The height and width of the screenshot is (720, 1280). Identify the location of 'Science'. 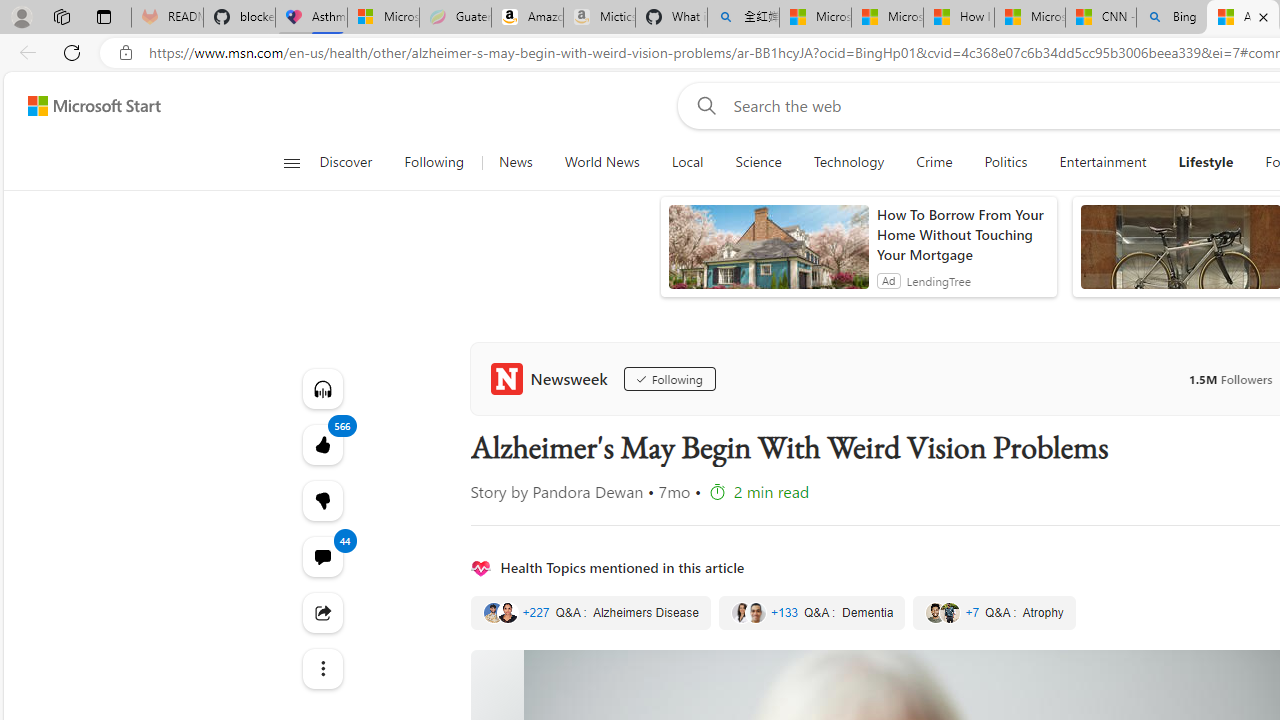
(757, 162).